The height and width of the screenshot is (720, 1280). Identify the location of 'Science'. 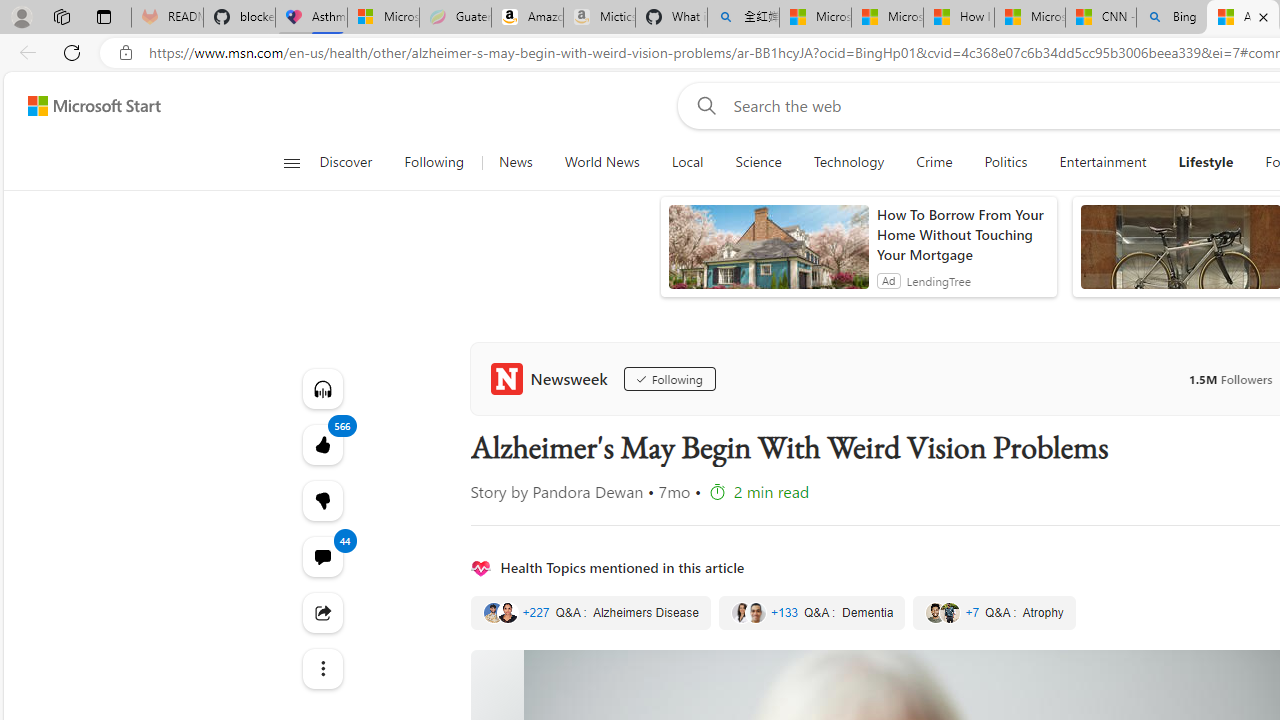
(757, 162).